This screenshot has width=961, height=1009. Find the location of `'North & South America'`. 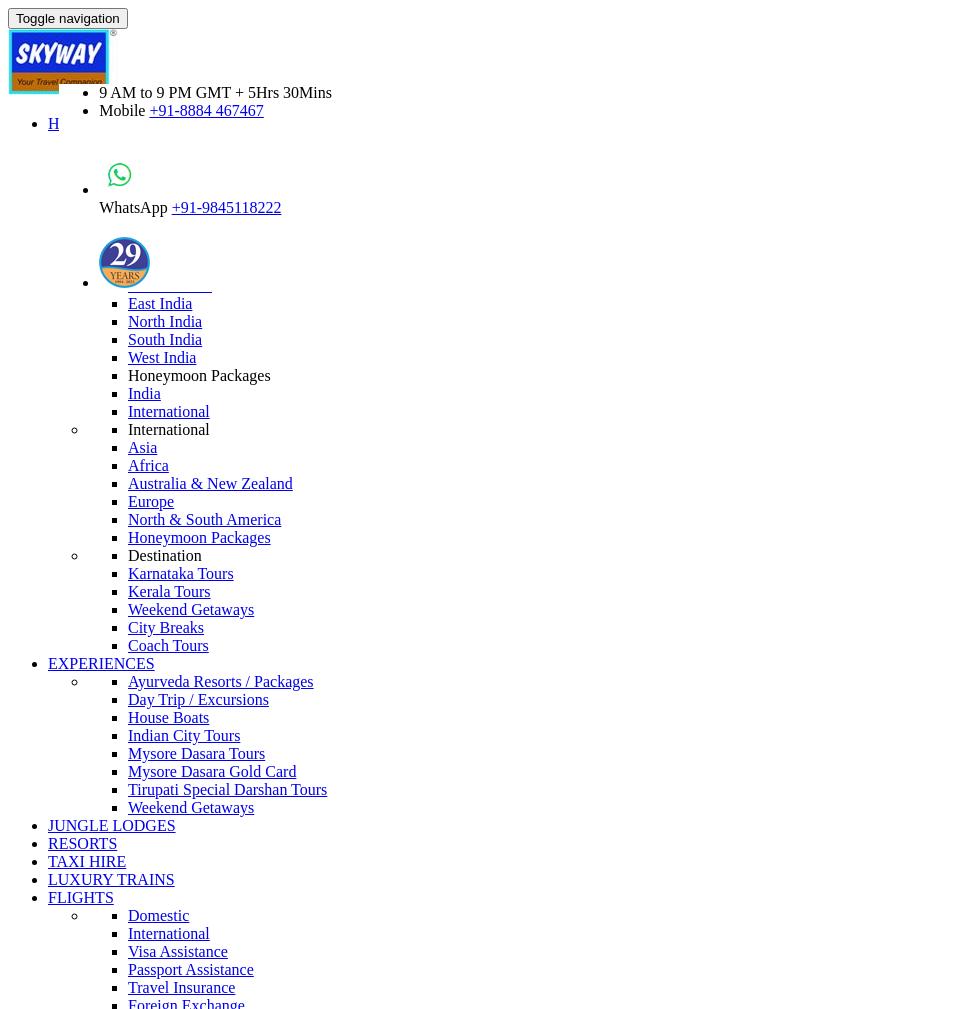

'North & South America' is located at coordinates (204, 519).